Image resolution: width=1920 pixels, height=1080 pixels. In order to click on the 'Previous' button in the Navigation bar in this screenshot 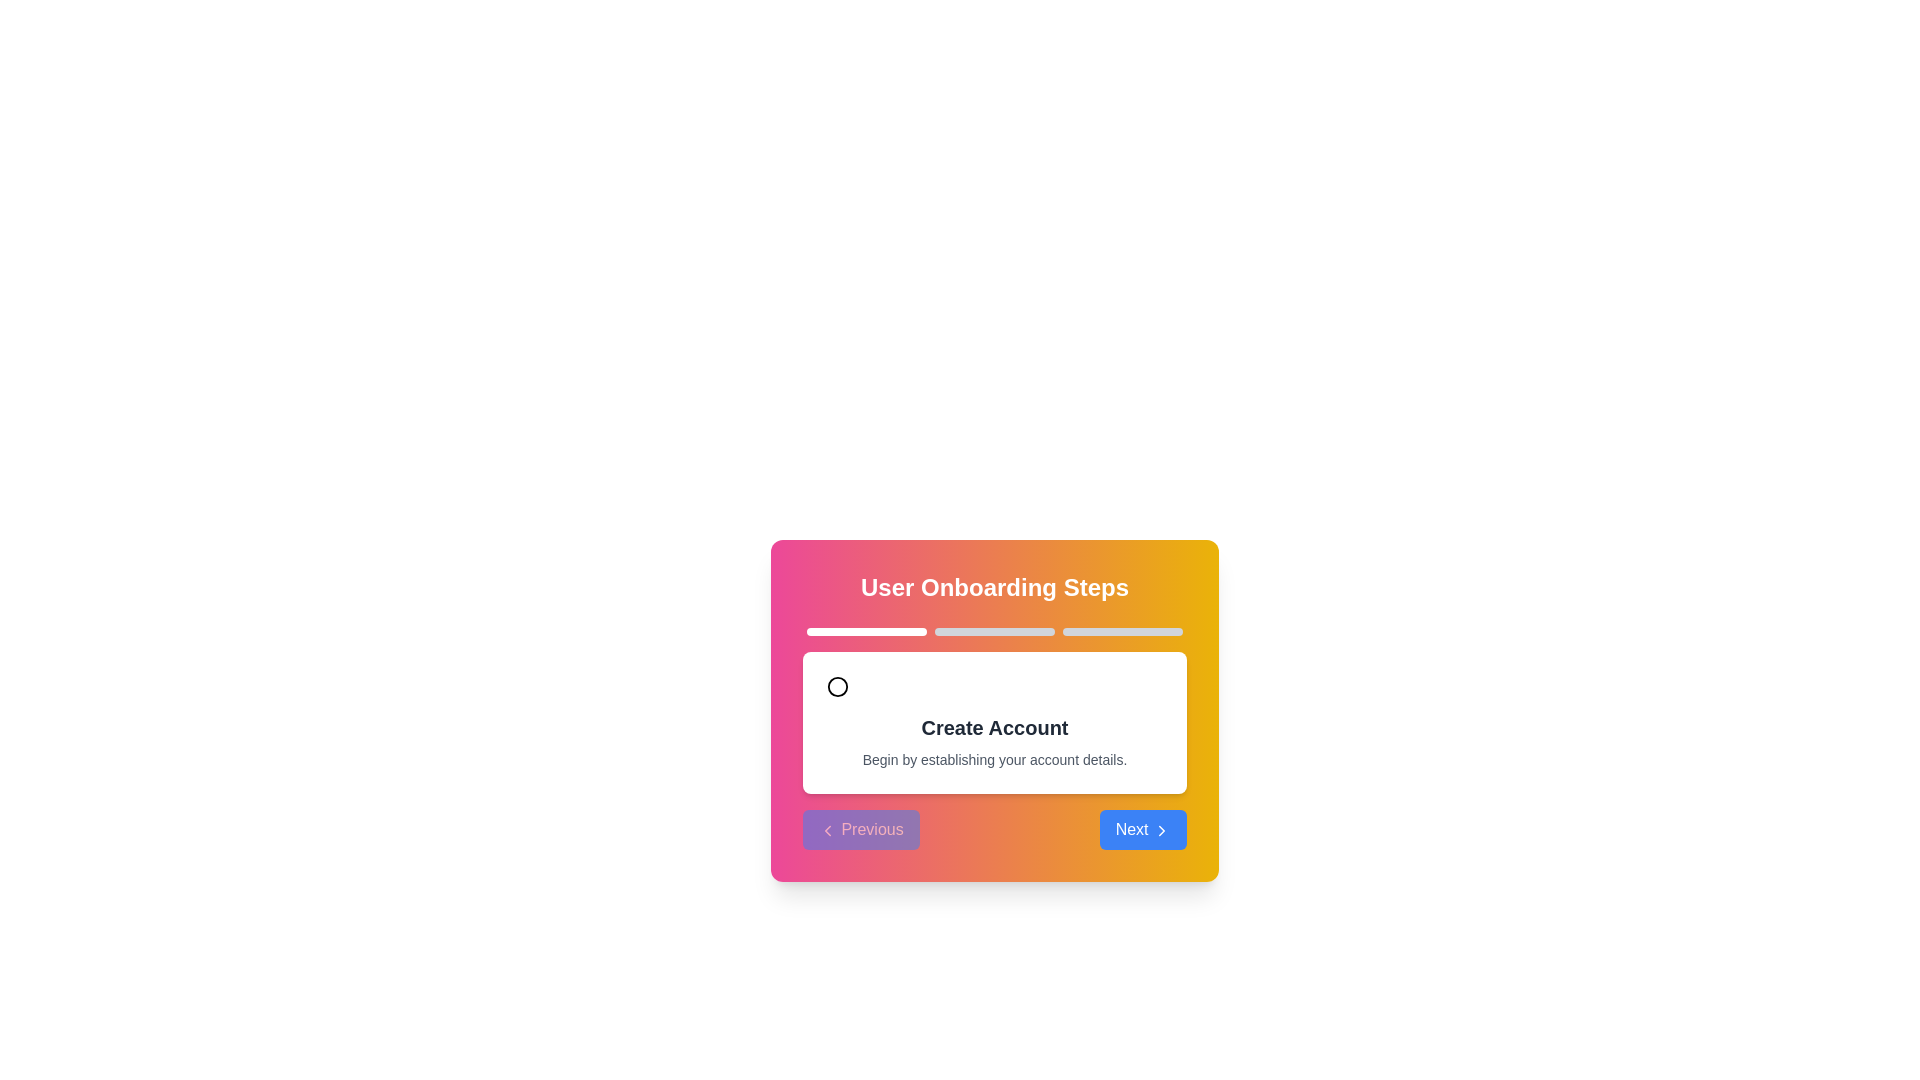, I will do `click(994, 829)`.